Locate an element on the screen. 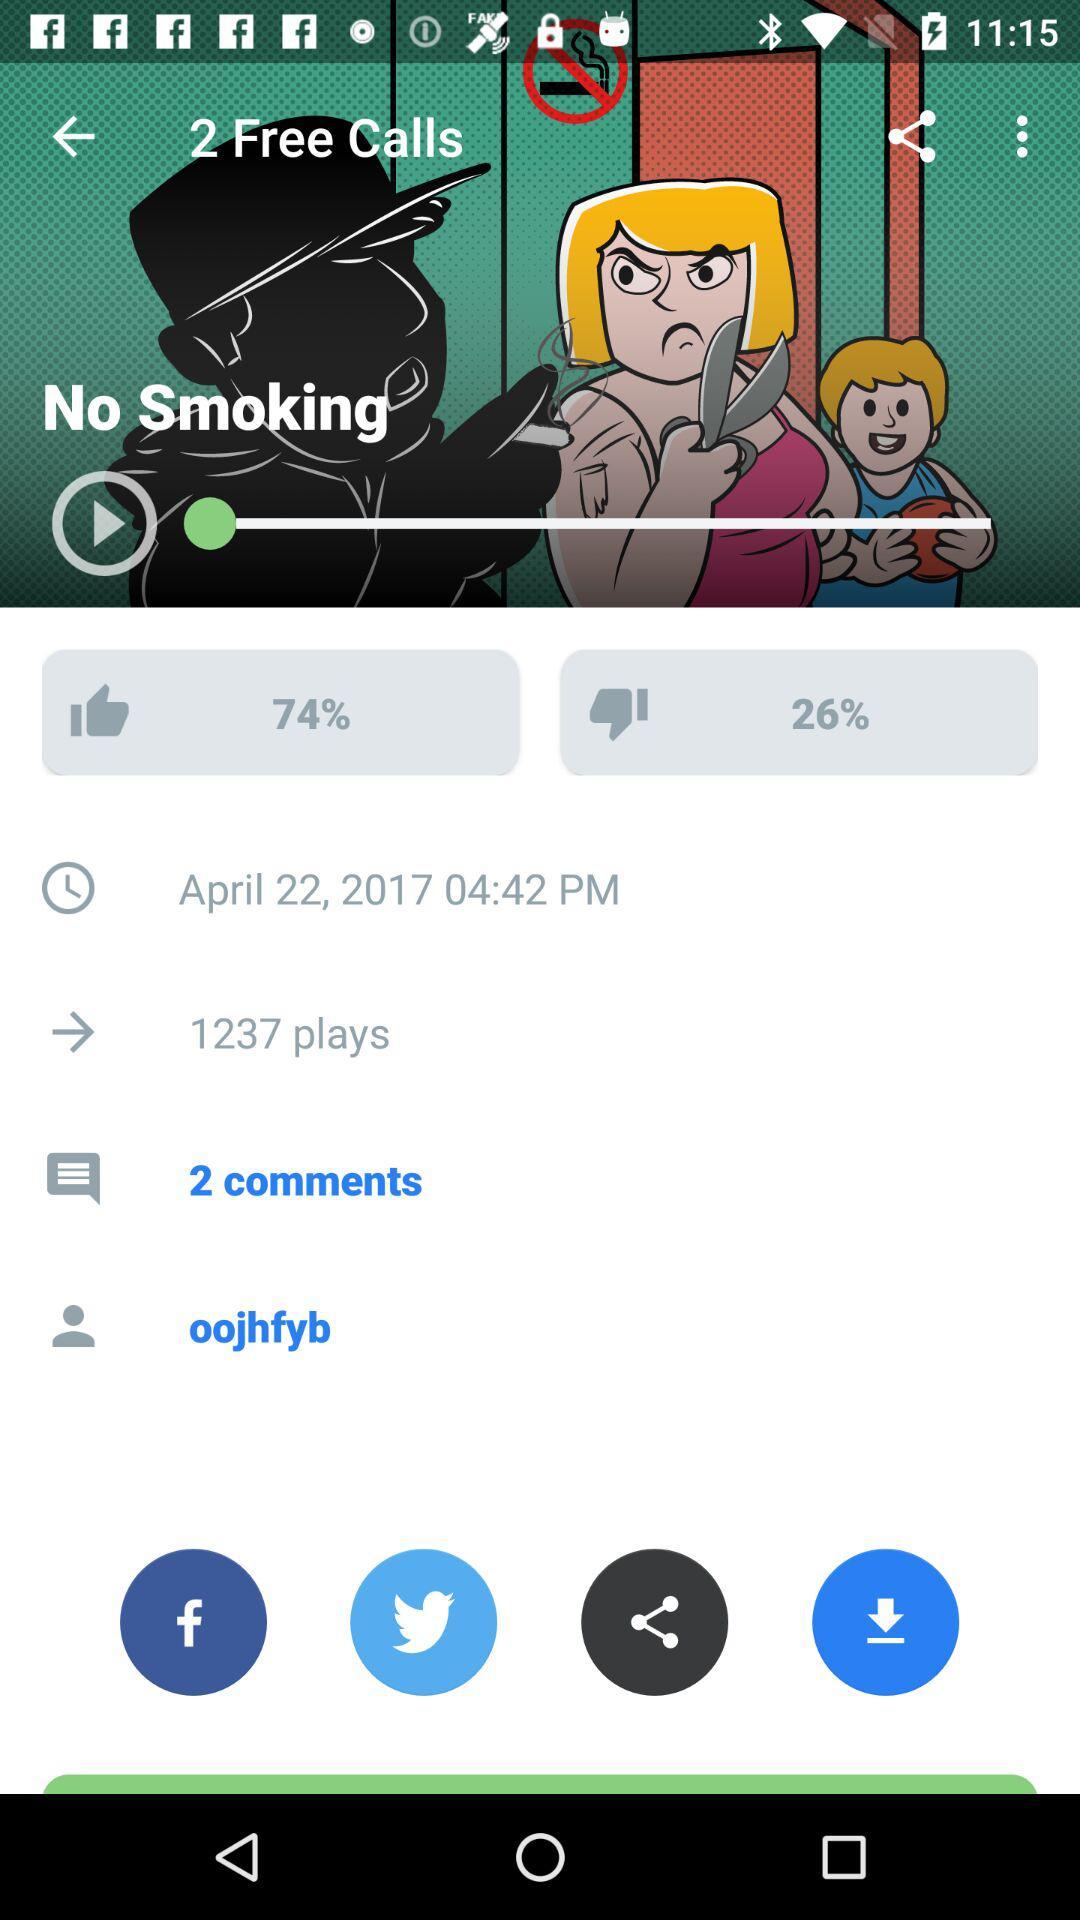  the 74 with thumbs up symbol is located at coordinates (280, 713).